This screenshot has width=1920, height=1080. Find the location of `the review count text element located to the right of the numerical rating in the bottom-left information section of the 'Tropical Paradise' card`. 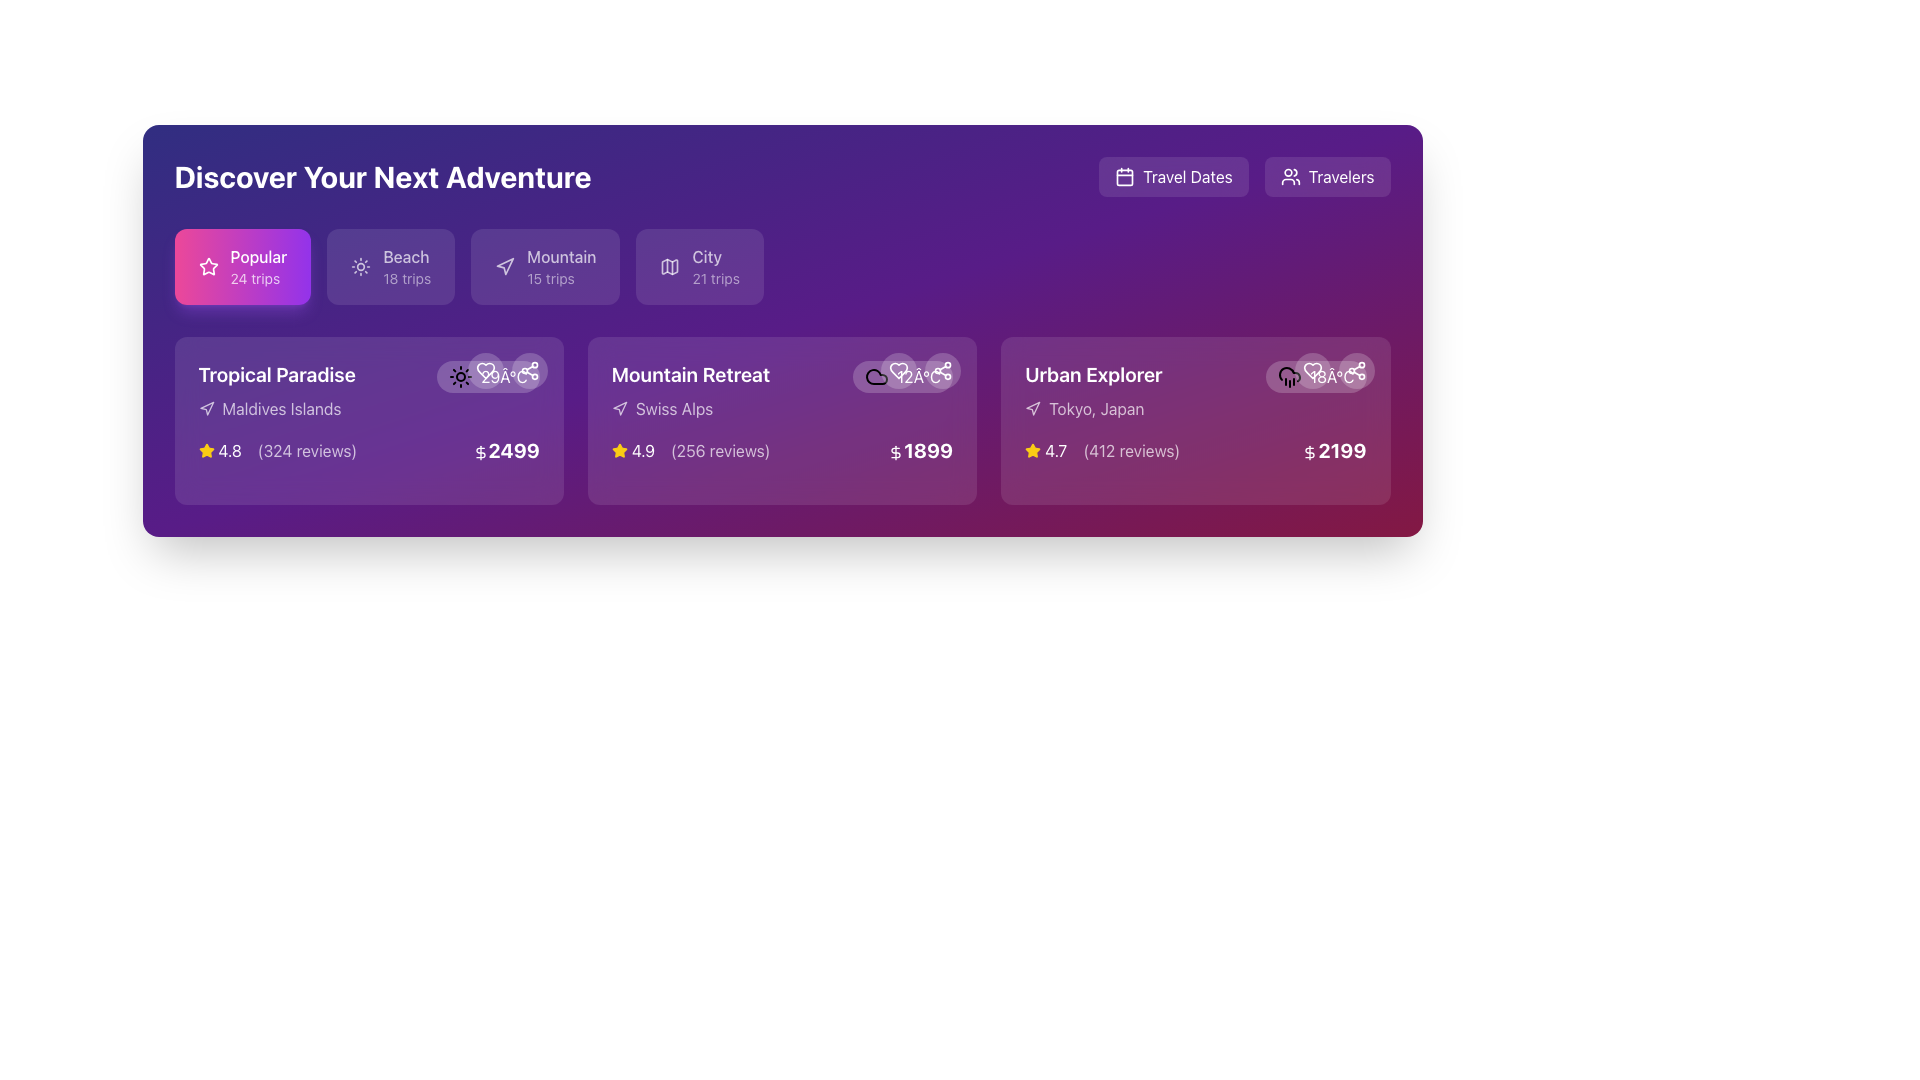

the review count text element located to the right of the numerical rating in the bottom-left information section of the 'Tropical Paradise' card is located at coordinates (306, 451).